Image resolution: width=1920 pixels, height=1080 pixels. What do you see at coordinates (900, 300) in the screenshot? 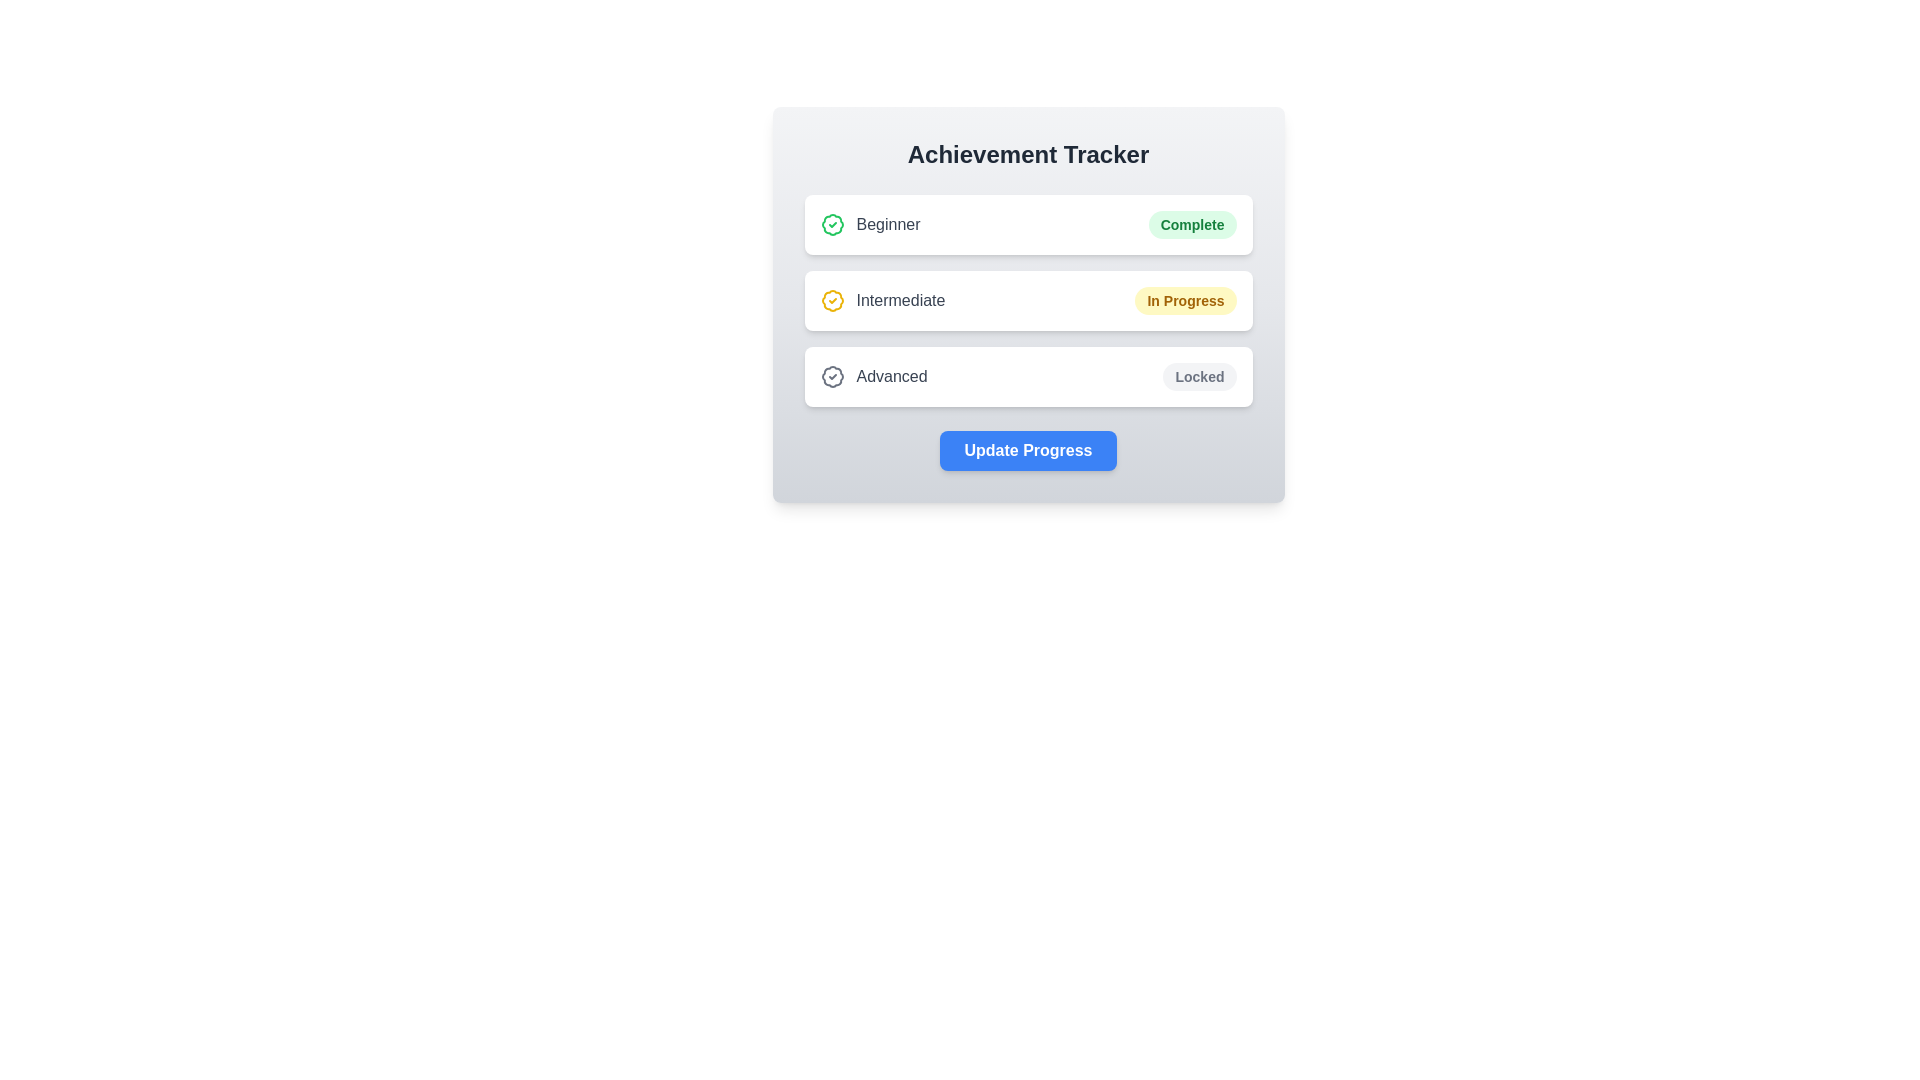
I see `the 'Intermediate' text label in the 'Achievement Tracker' interface, which is styled with a medium gray font and located to the right of a yellow badge icon` at bounding box center [900, 300].